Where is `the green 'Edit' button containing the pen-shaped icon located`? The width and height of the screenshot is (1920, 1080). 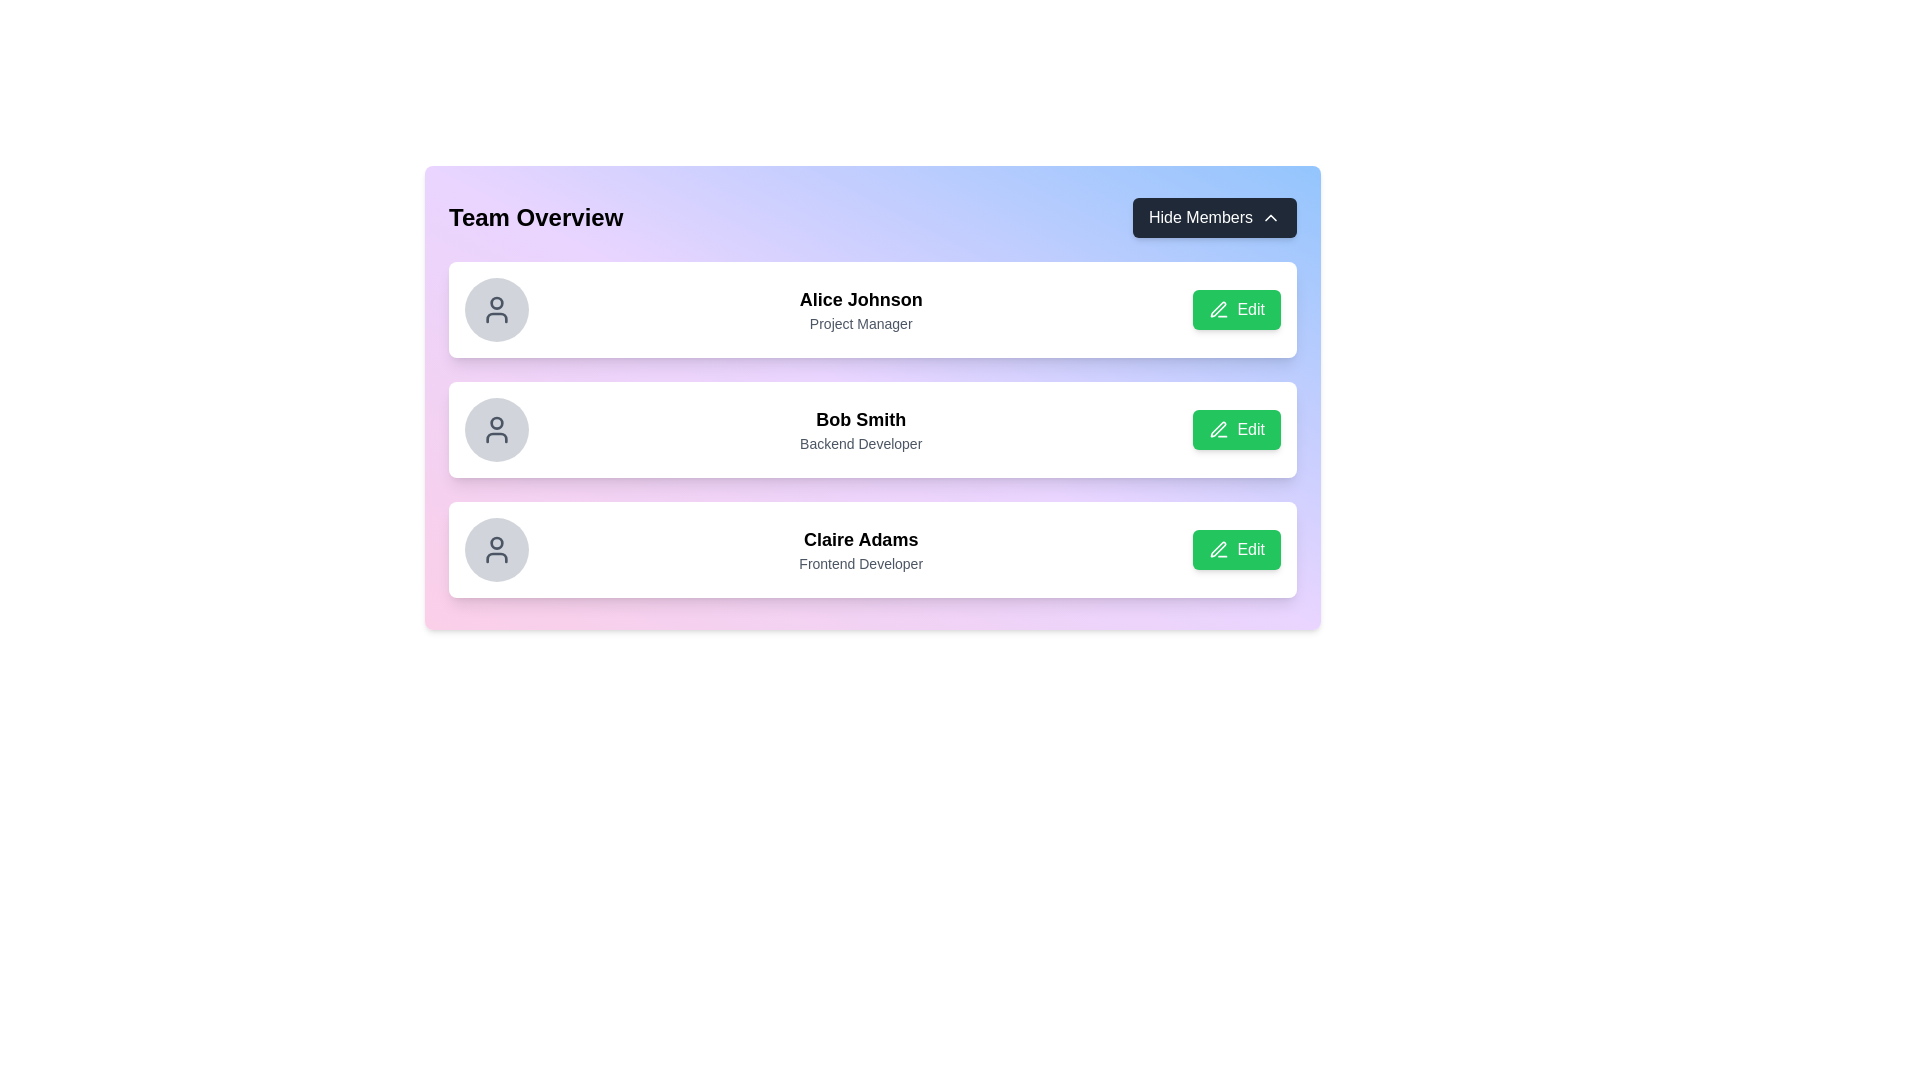 the green 'Edit' button containing the pen-shaped icon located is located at coordinates (1218, 309).